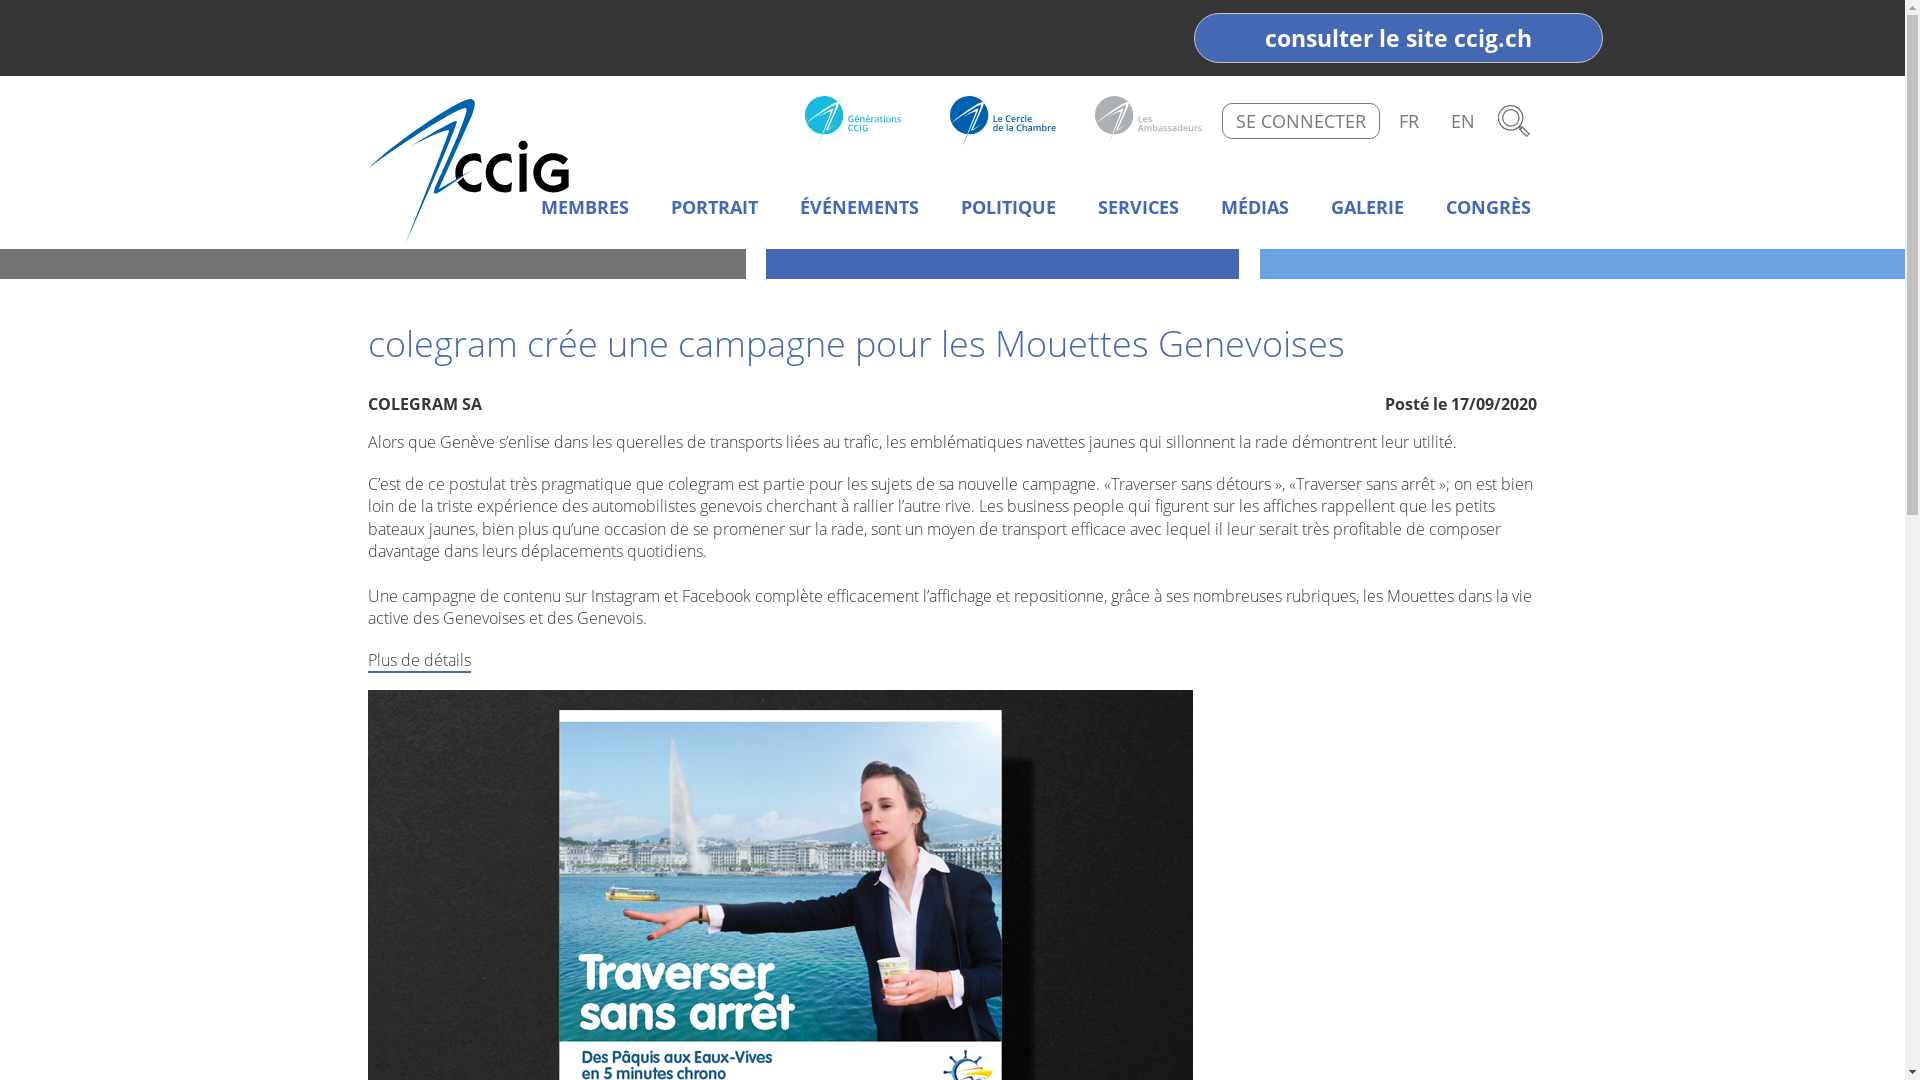  What do you see at coordinates (1463, 120) in the screenshot?
I see `'EN'` at bounding box center [1463, 120].